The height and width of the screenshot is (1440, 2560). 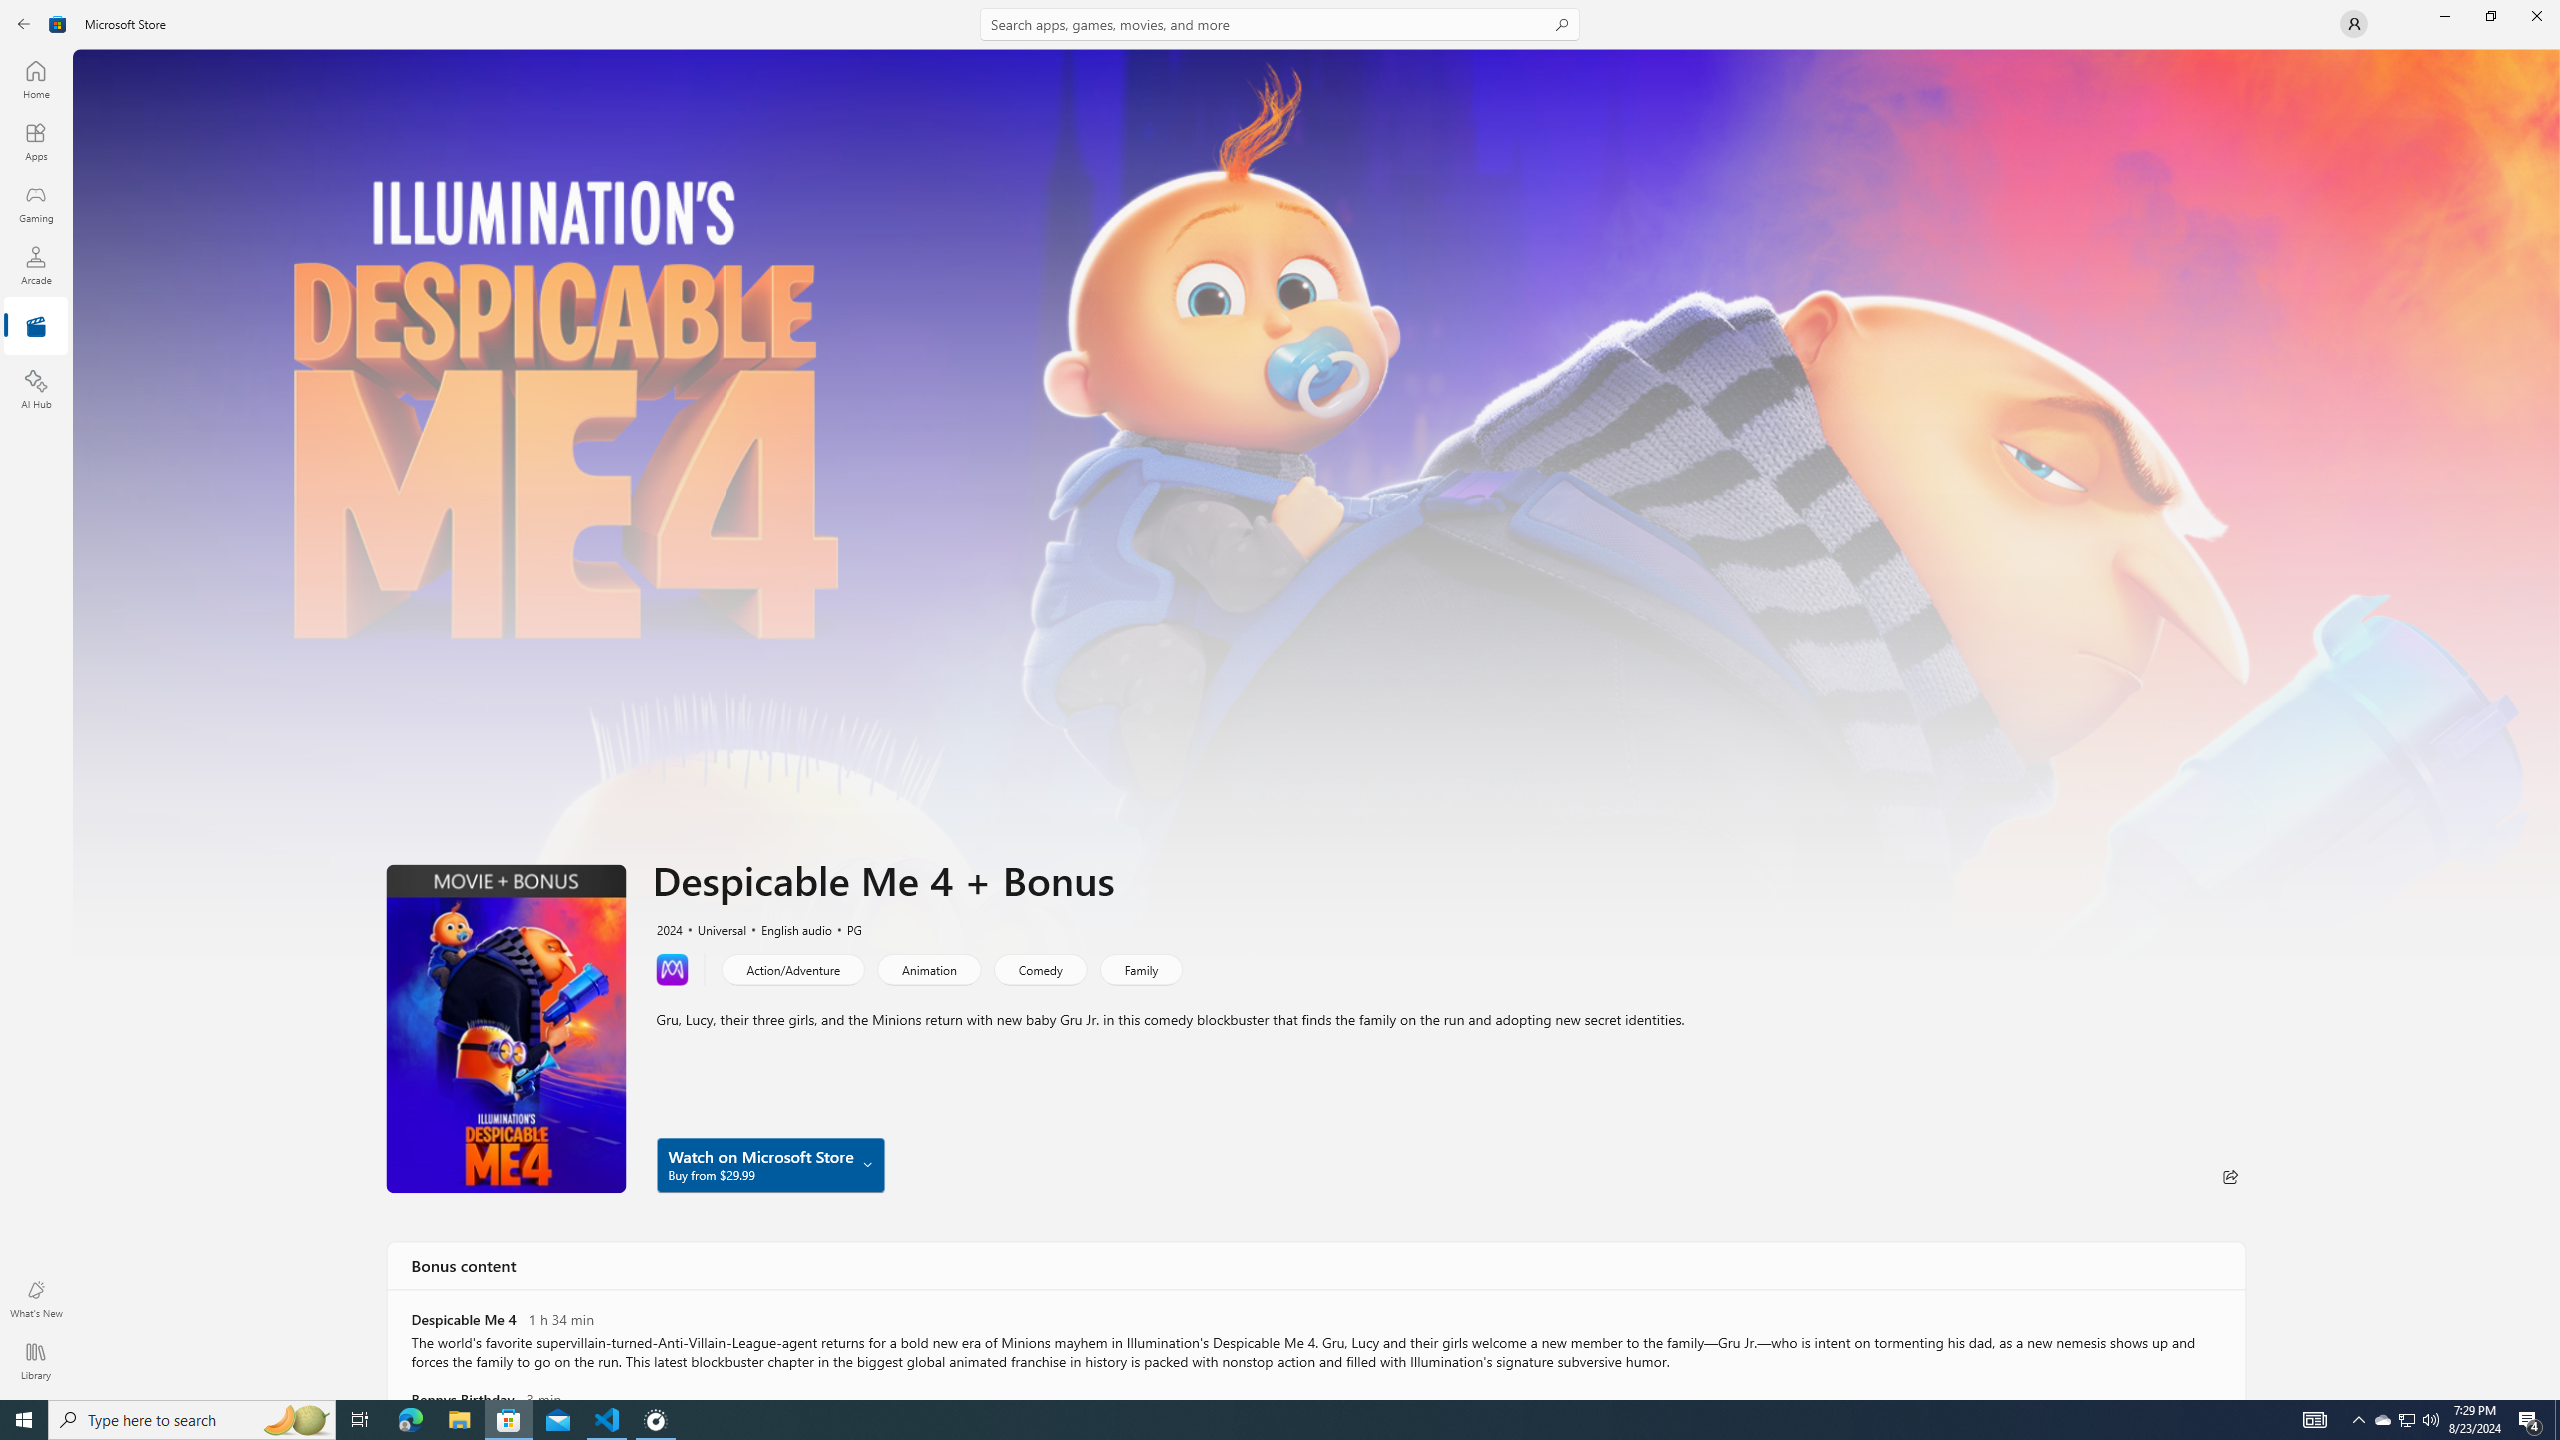 What do you see at coordinates (34, 388) in the screenshot?
I see `'AI Hub'` at bounding box center [34, 388].